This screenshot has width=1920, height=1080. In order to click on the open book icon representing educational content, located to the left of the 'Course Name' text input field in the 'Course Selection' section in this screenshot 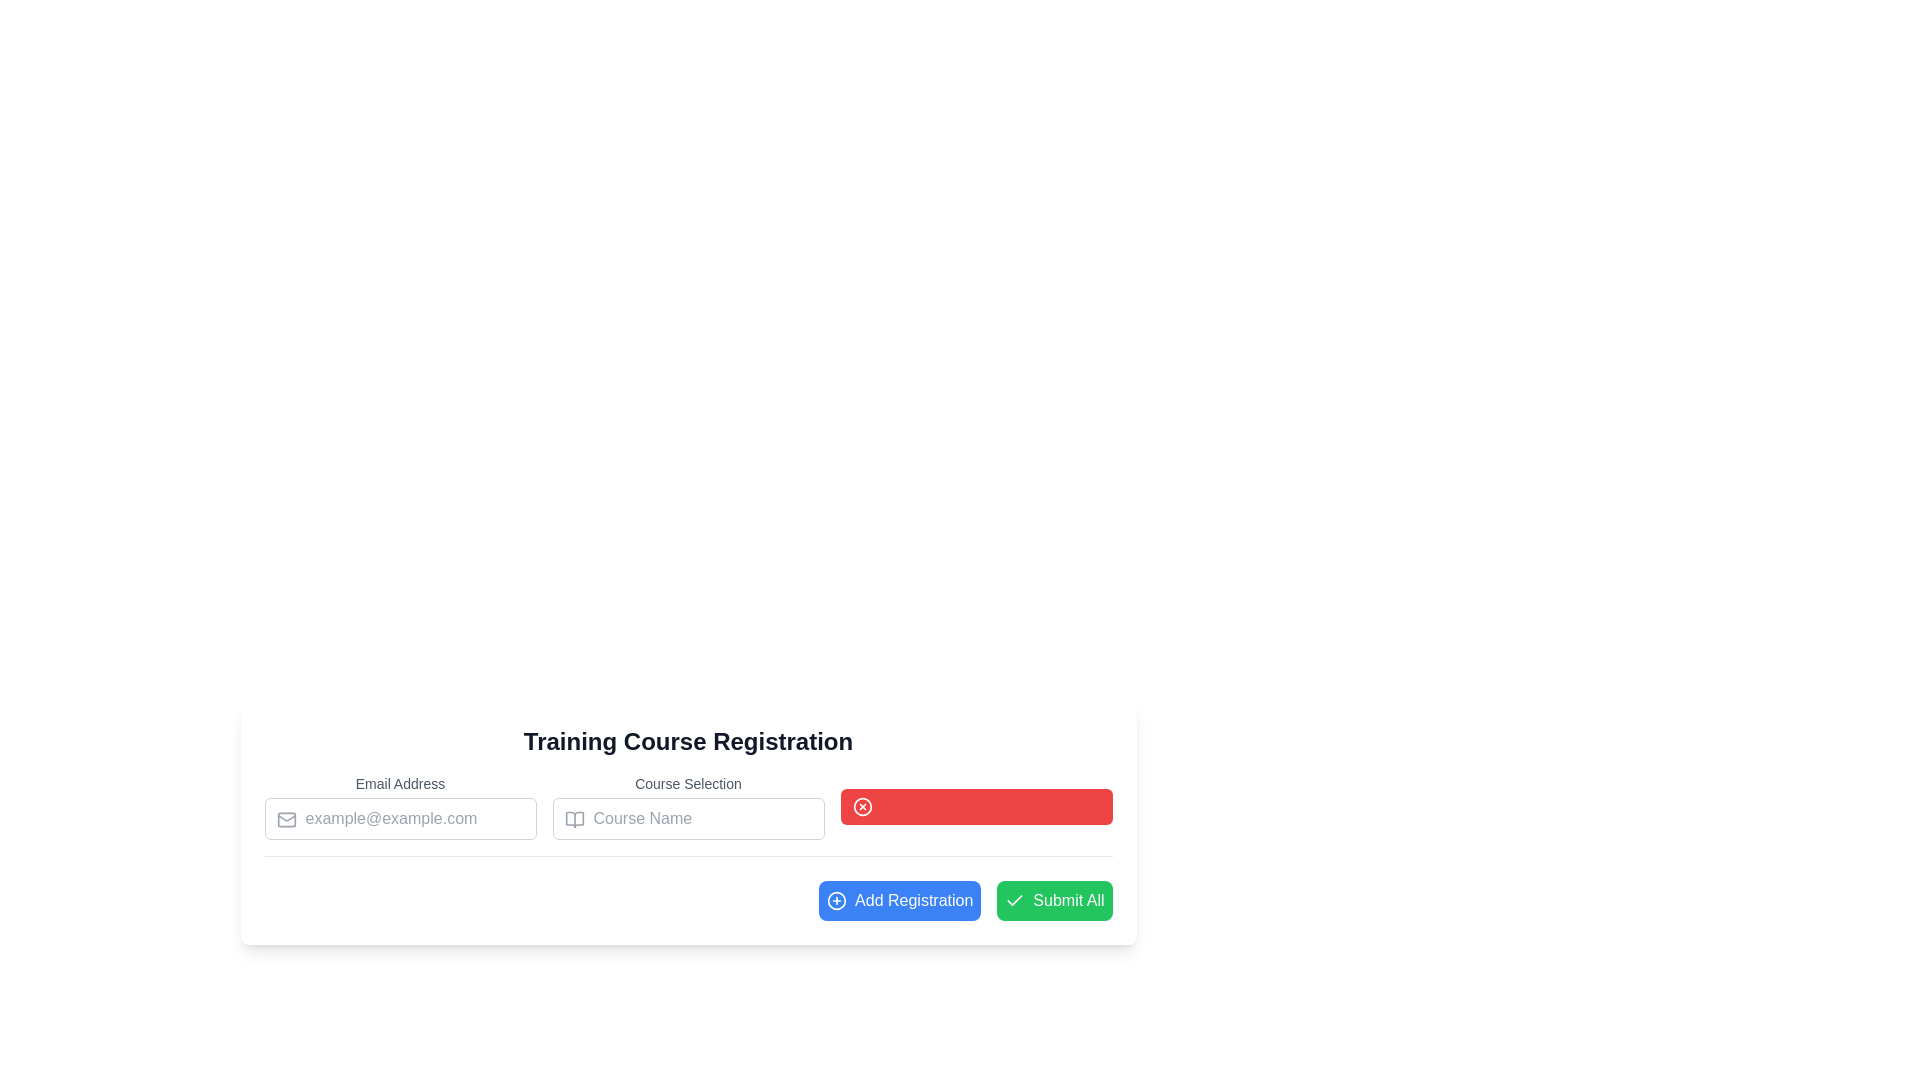, I will do `click(573, 820)`.